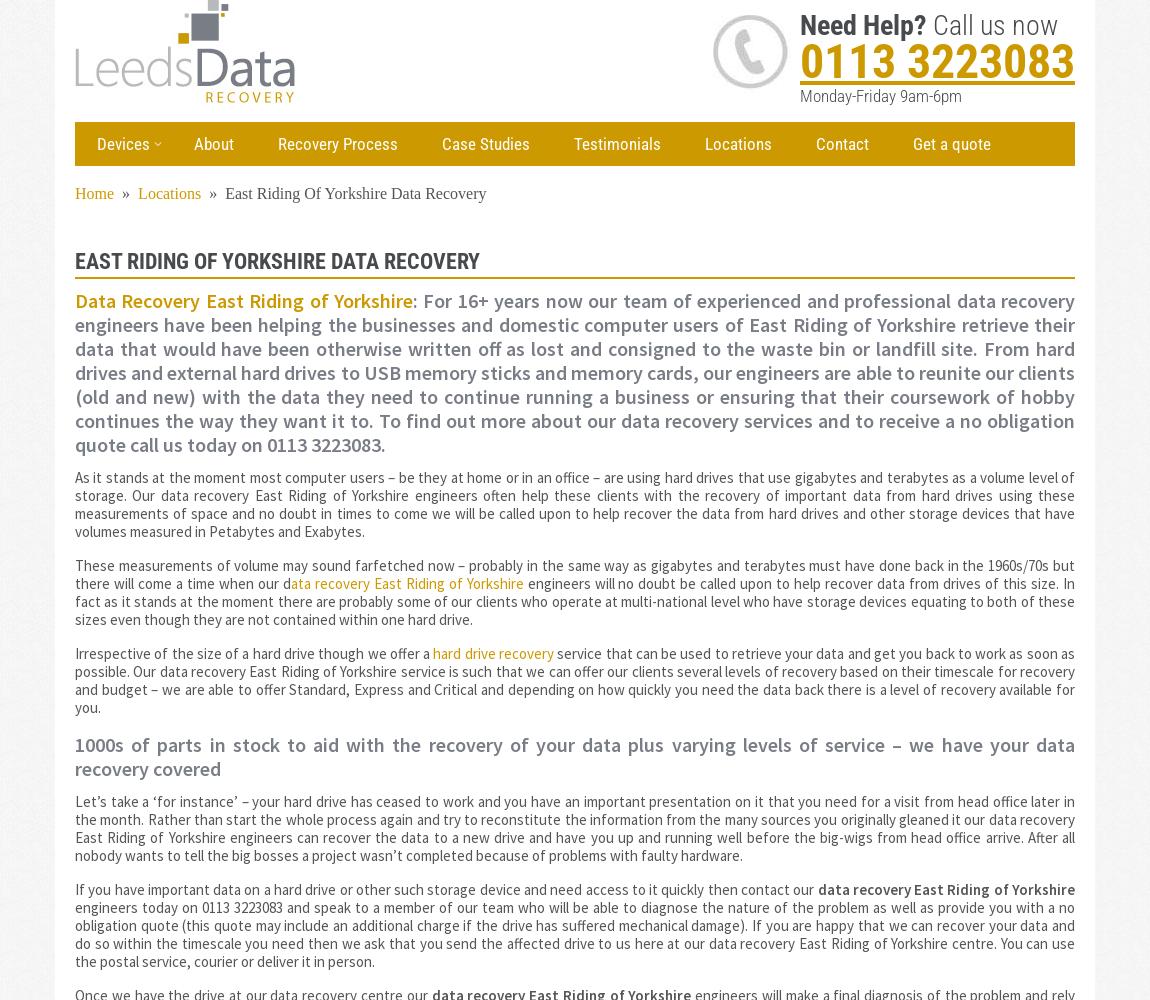 Image resolution: width=1150 pixels, height=1000 pixels. I want to click on 'About', so click(213, 144).